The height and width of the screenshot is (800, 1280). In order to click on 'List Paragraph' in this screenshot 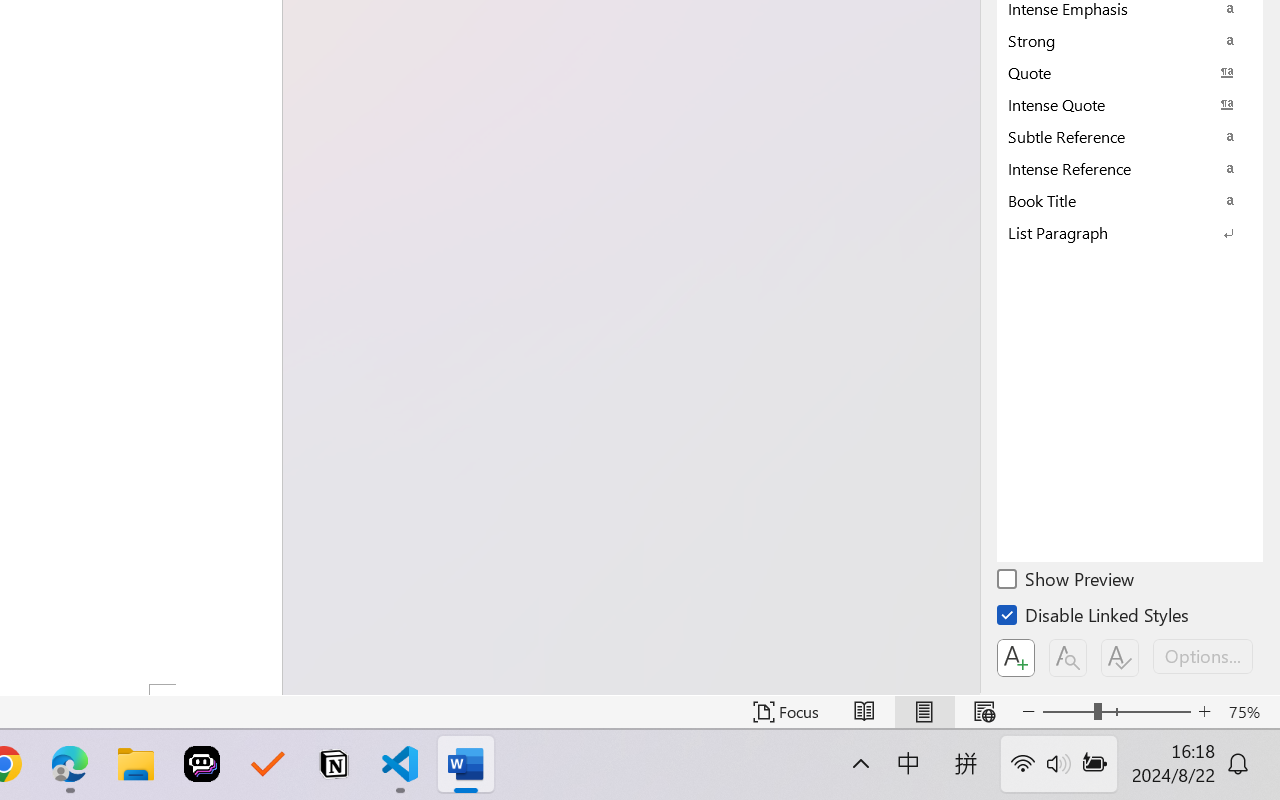, I will do `click(1130, 232)`.